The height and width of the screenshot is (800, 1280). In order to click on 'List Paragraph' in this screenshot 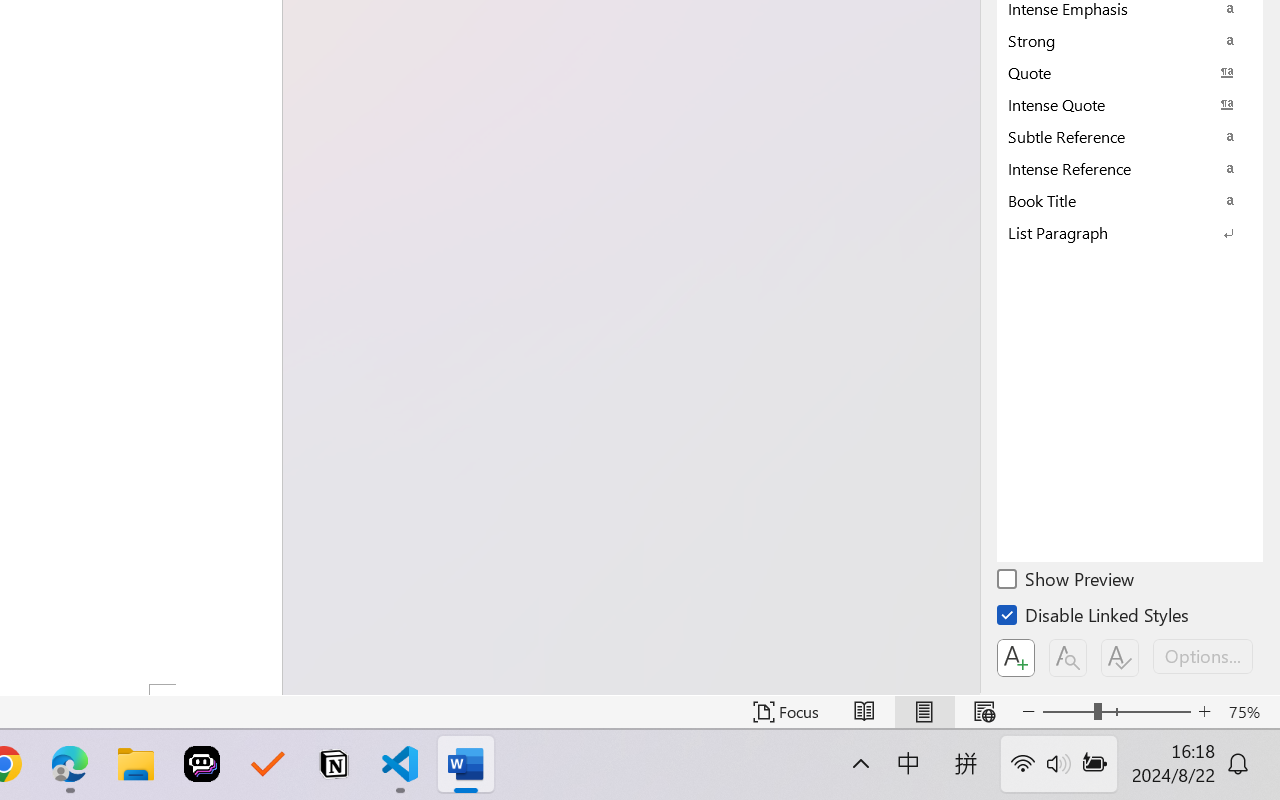, I will do `click(1130, 232)`.